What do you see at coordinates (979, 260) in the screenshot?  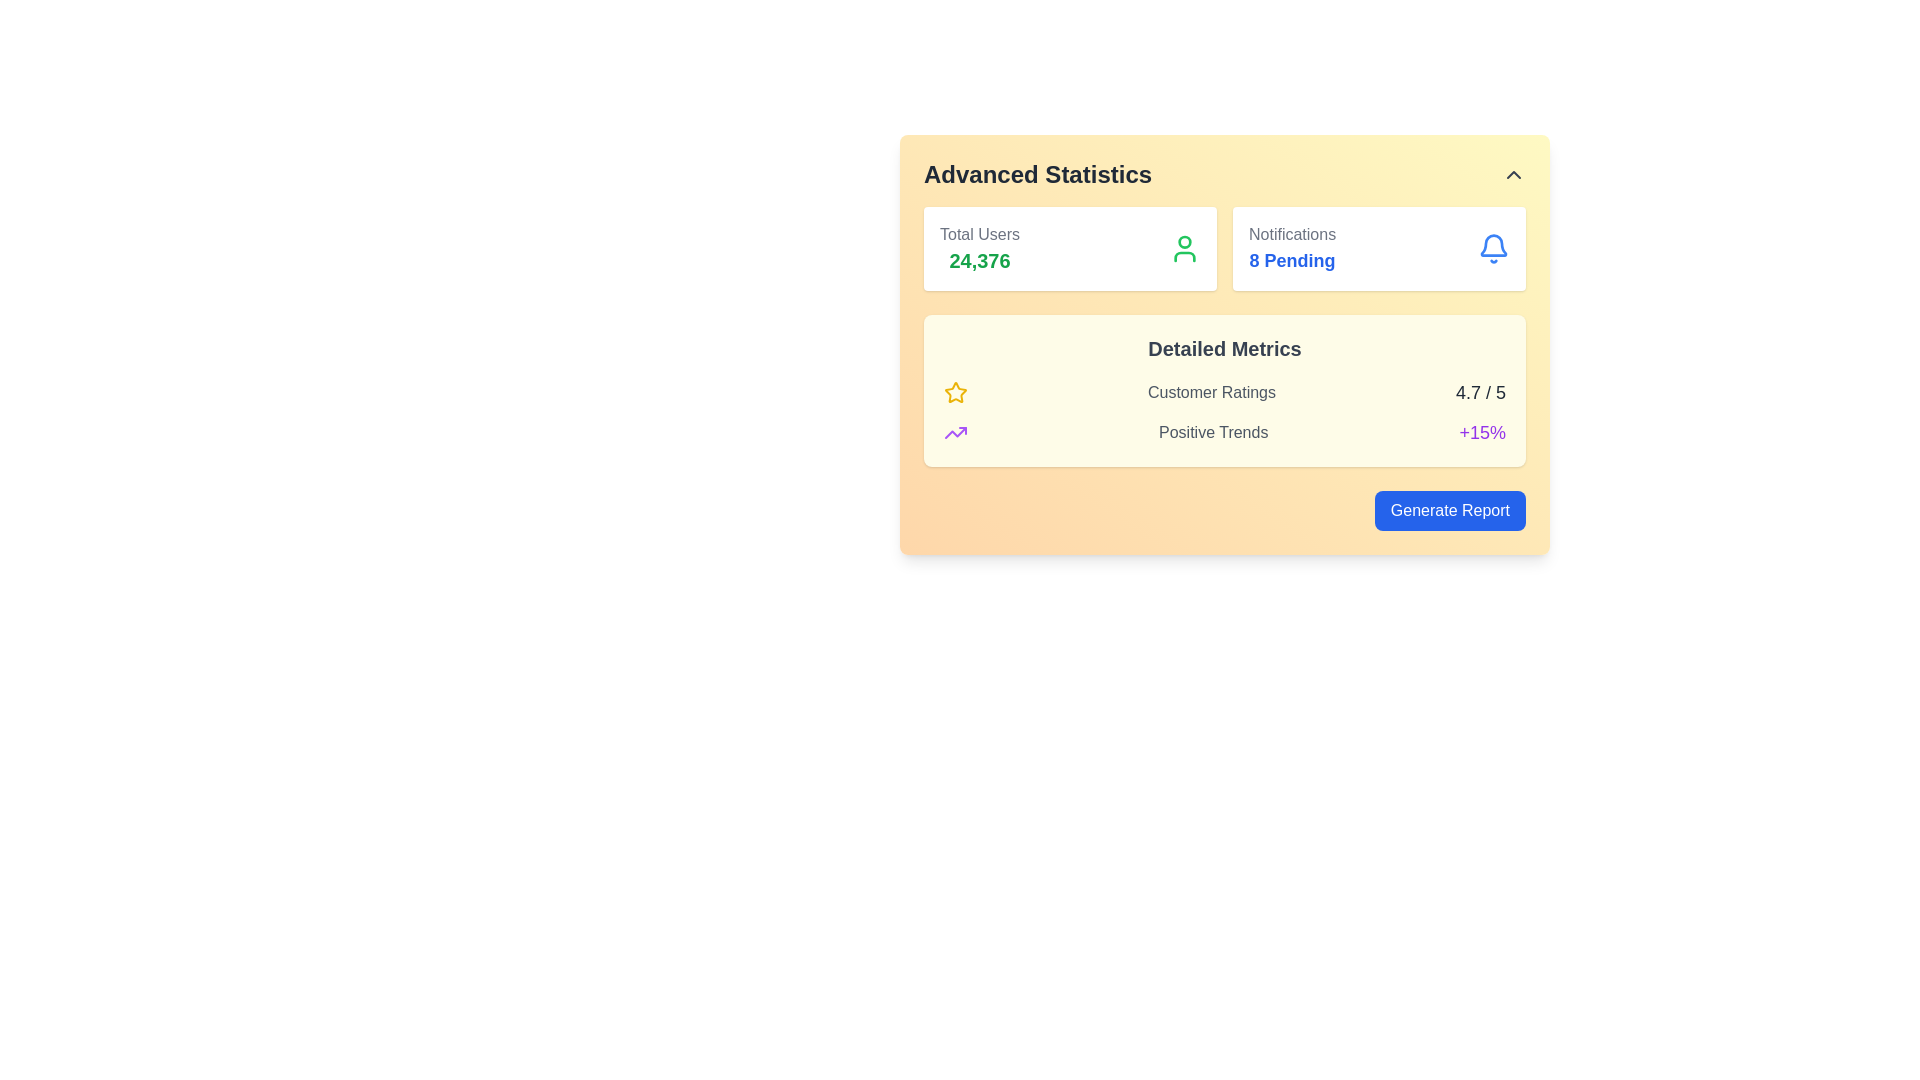 I see `the text label displaying the total count of users, located under the 'Total Users' label on the right-hand side panel` at bounding box center [979, 260].